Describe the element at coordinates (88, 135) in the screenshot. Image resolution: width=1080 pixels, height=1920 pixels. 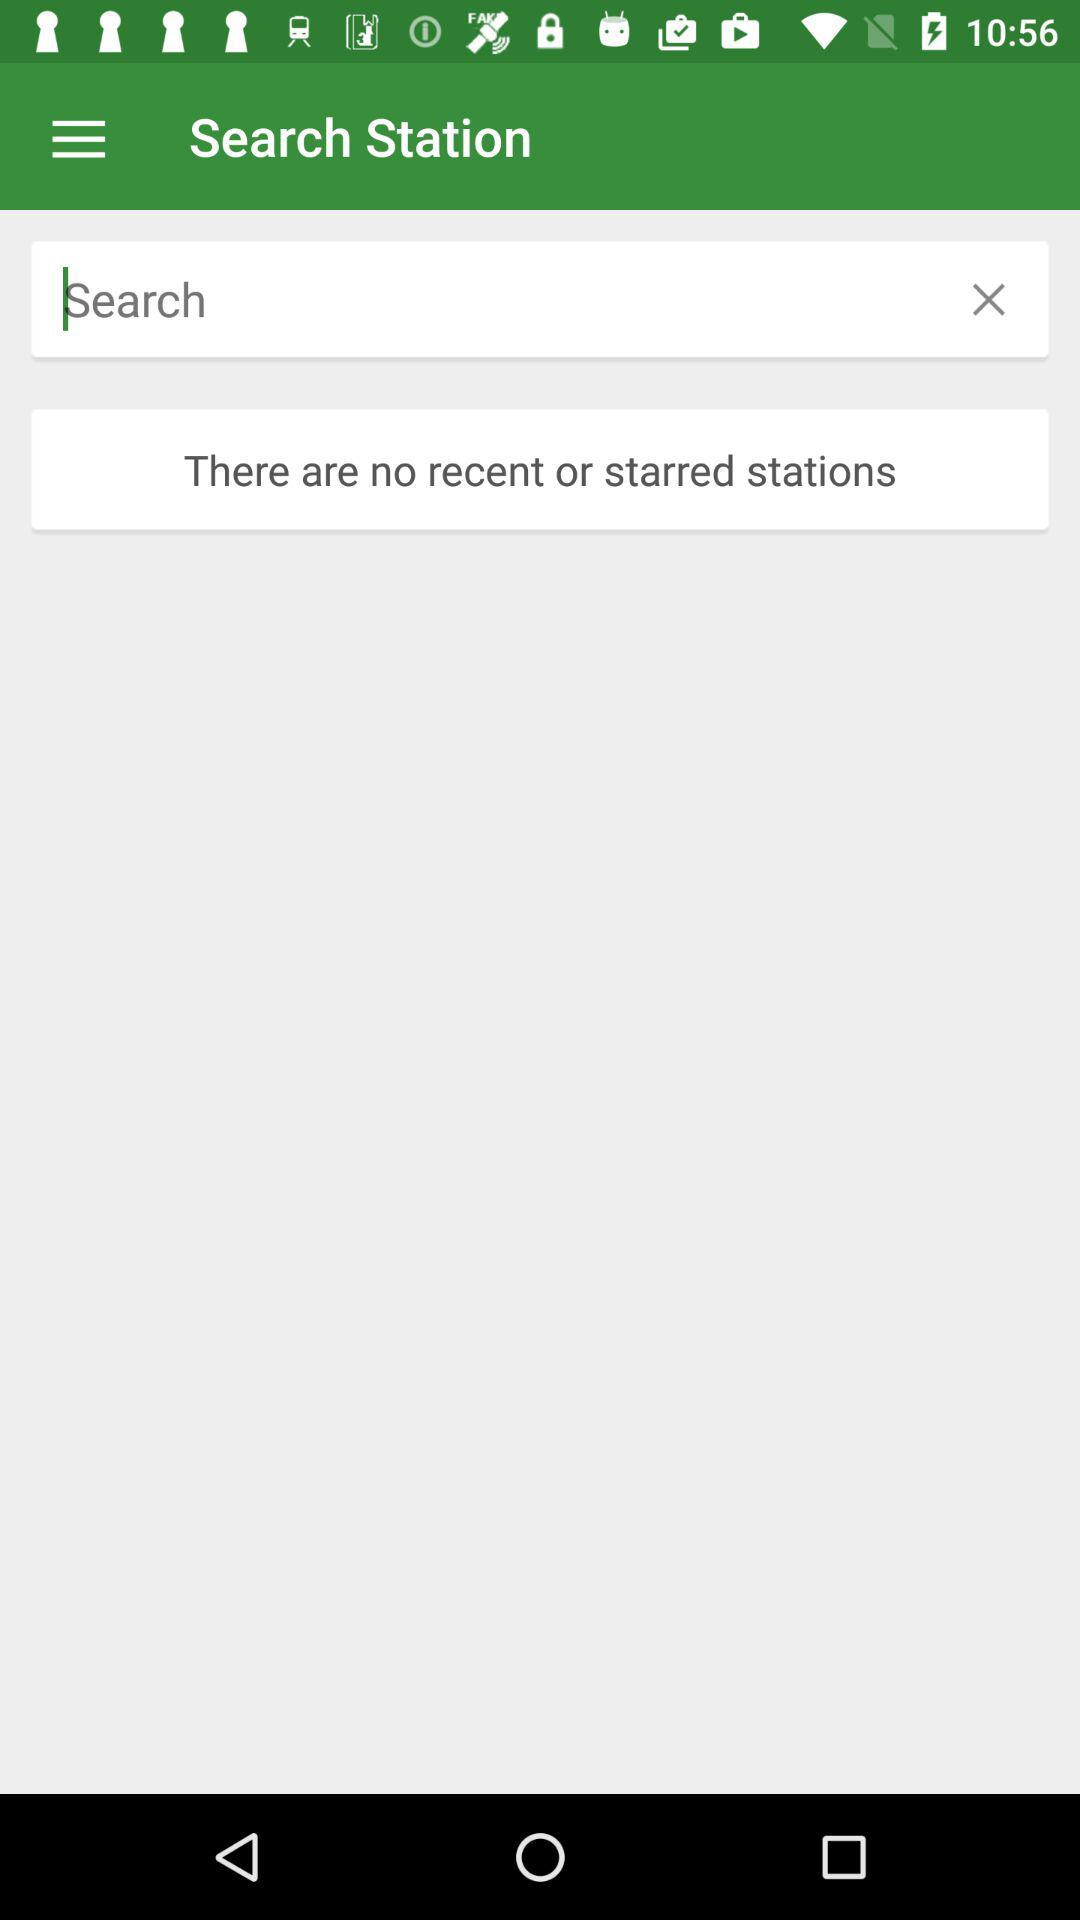
I see `menu` at that location.